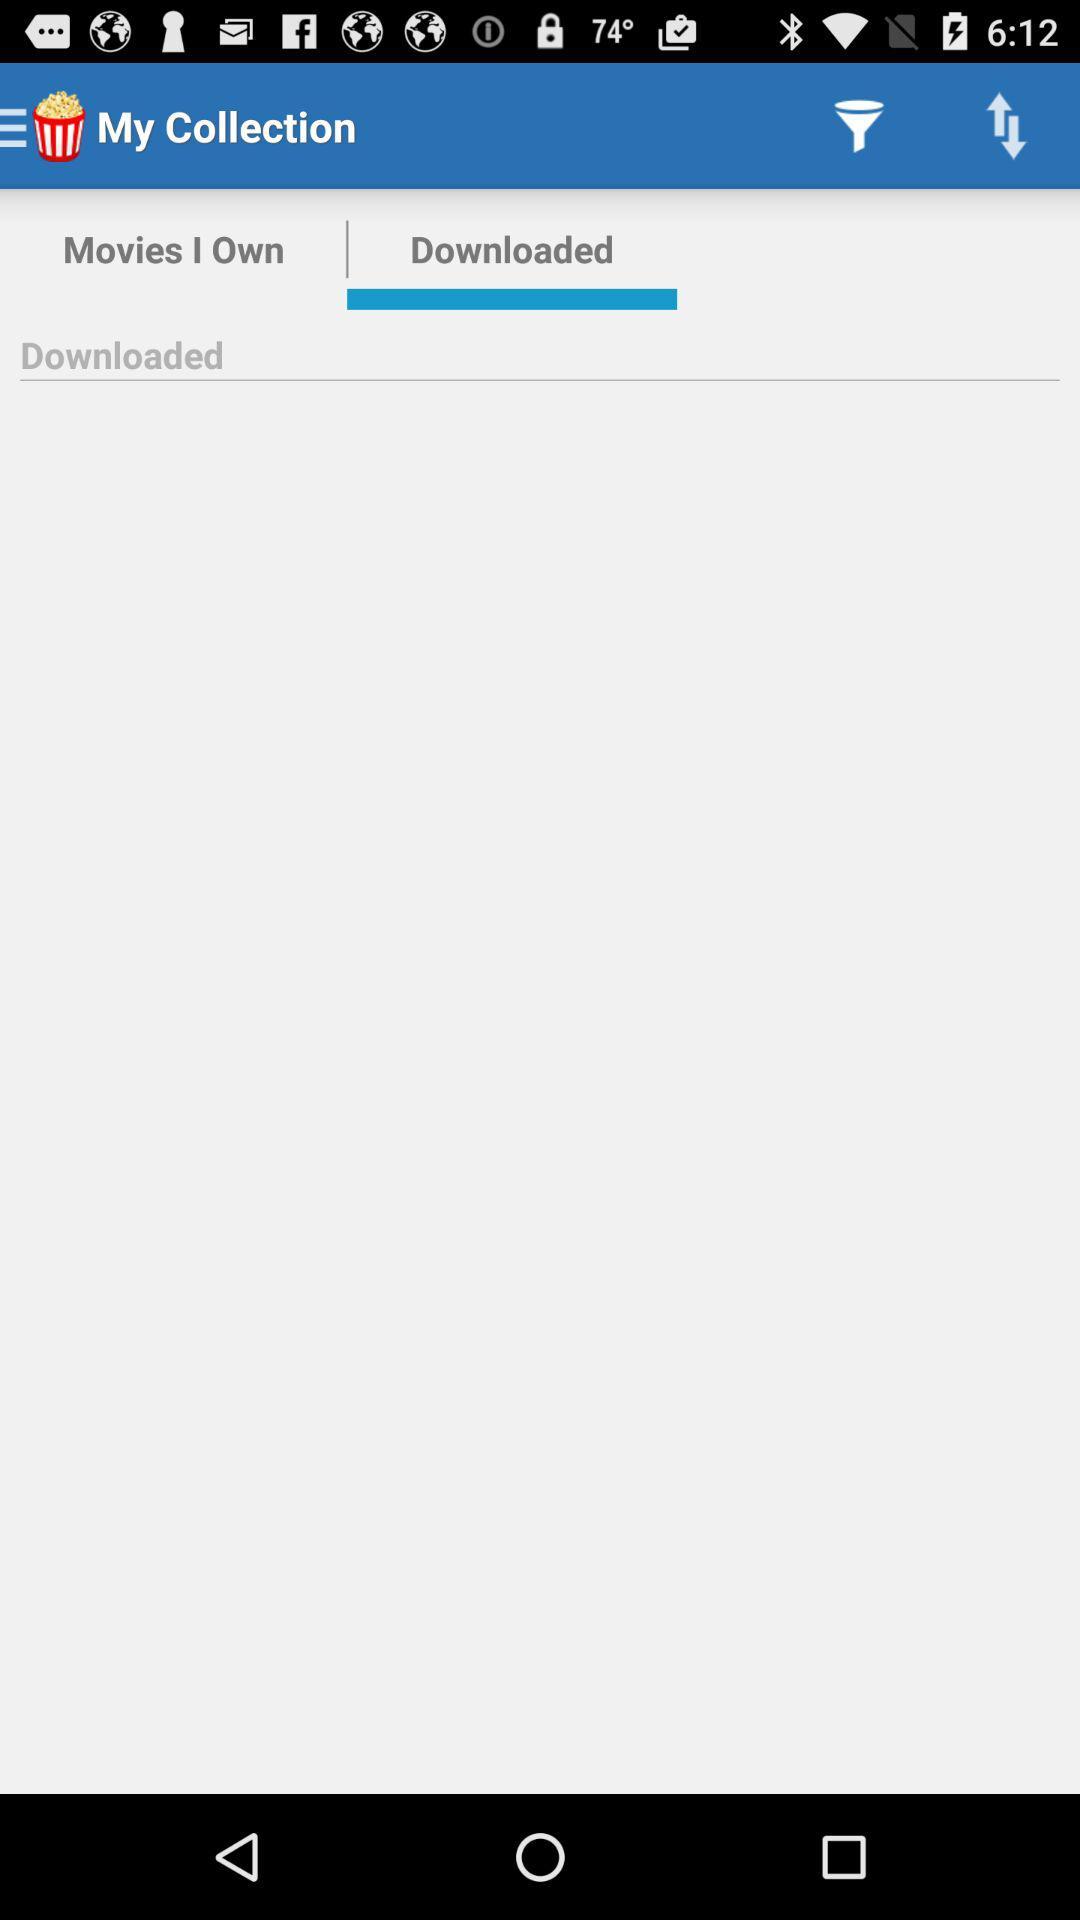  I want to click on movies i own app, so click(172, 248).